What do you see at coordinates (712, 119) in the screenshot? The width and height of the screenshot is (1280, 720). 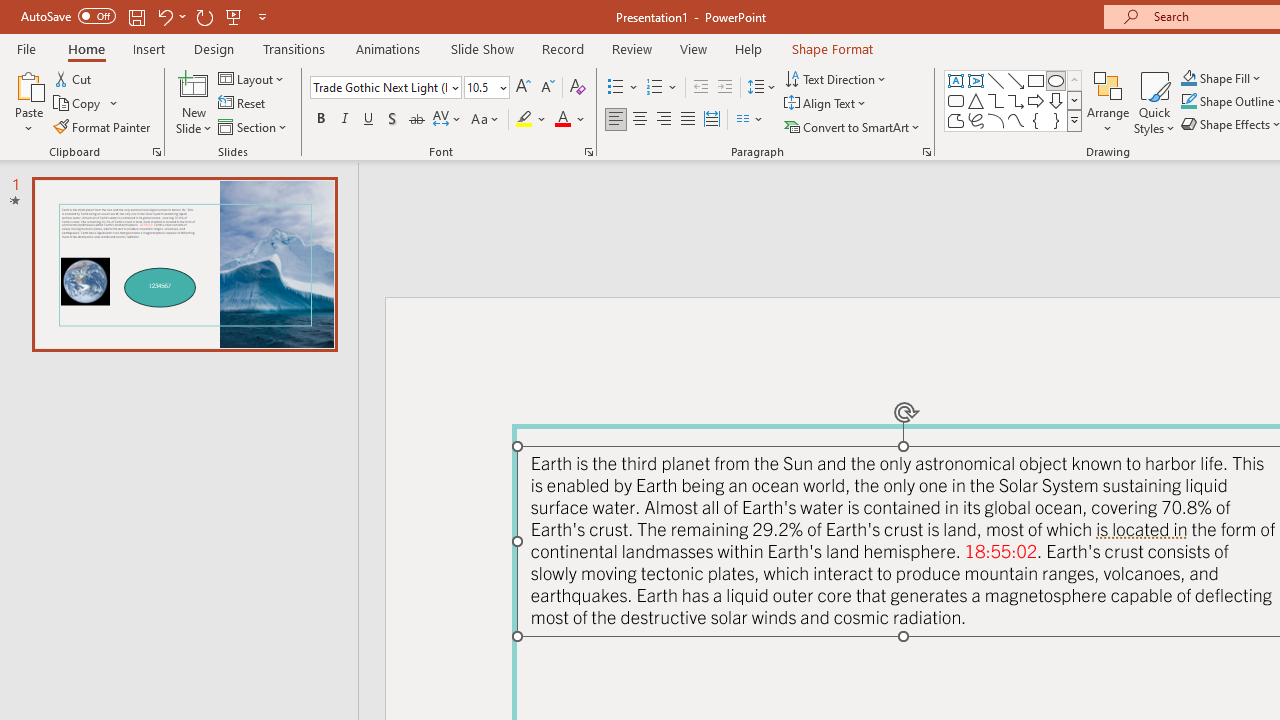 I see `'Distributed'` at bounding box center [712, 119].